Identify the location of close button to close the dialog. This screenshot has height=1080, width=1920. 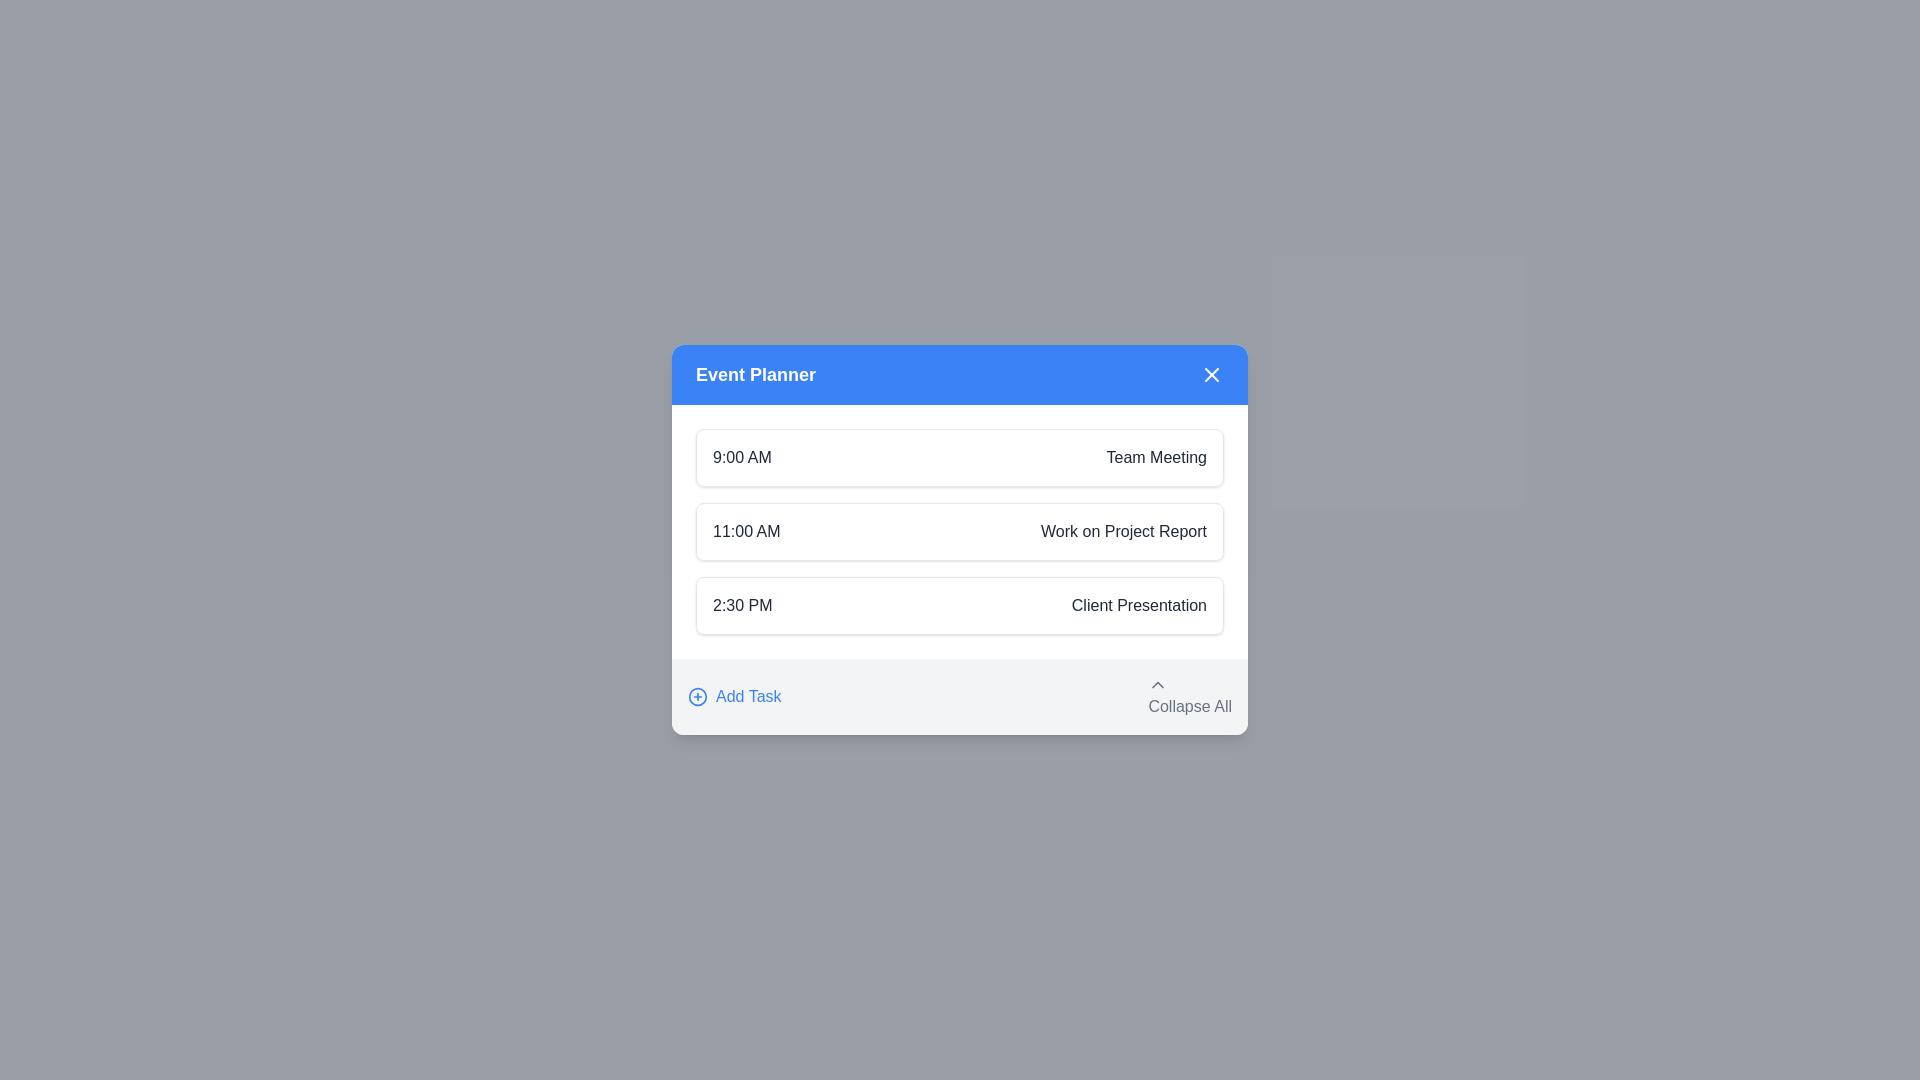
(1210, 374).